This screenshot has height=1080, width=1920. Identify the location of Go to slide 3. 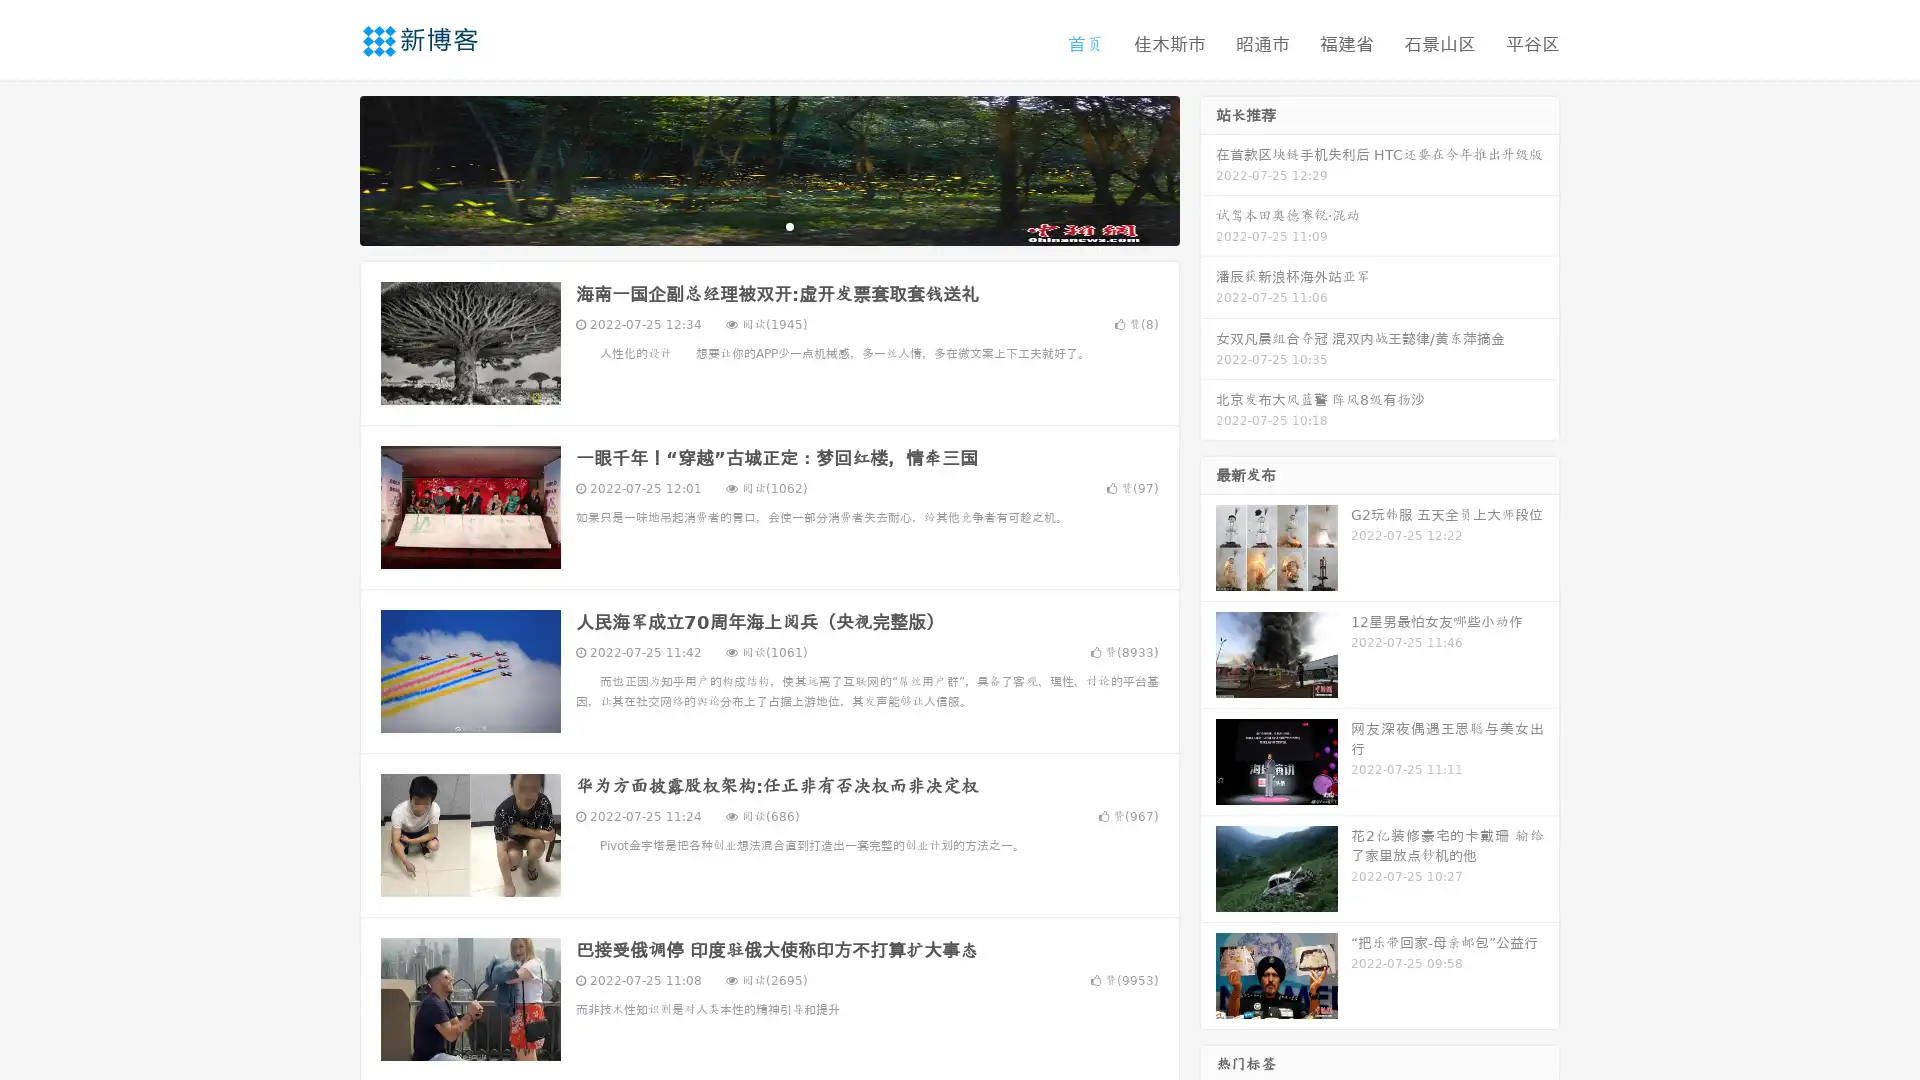
(789, 225).